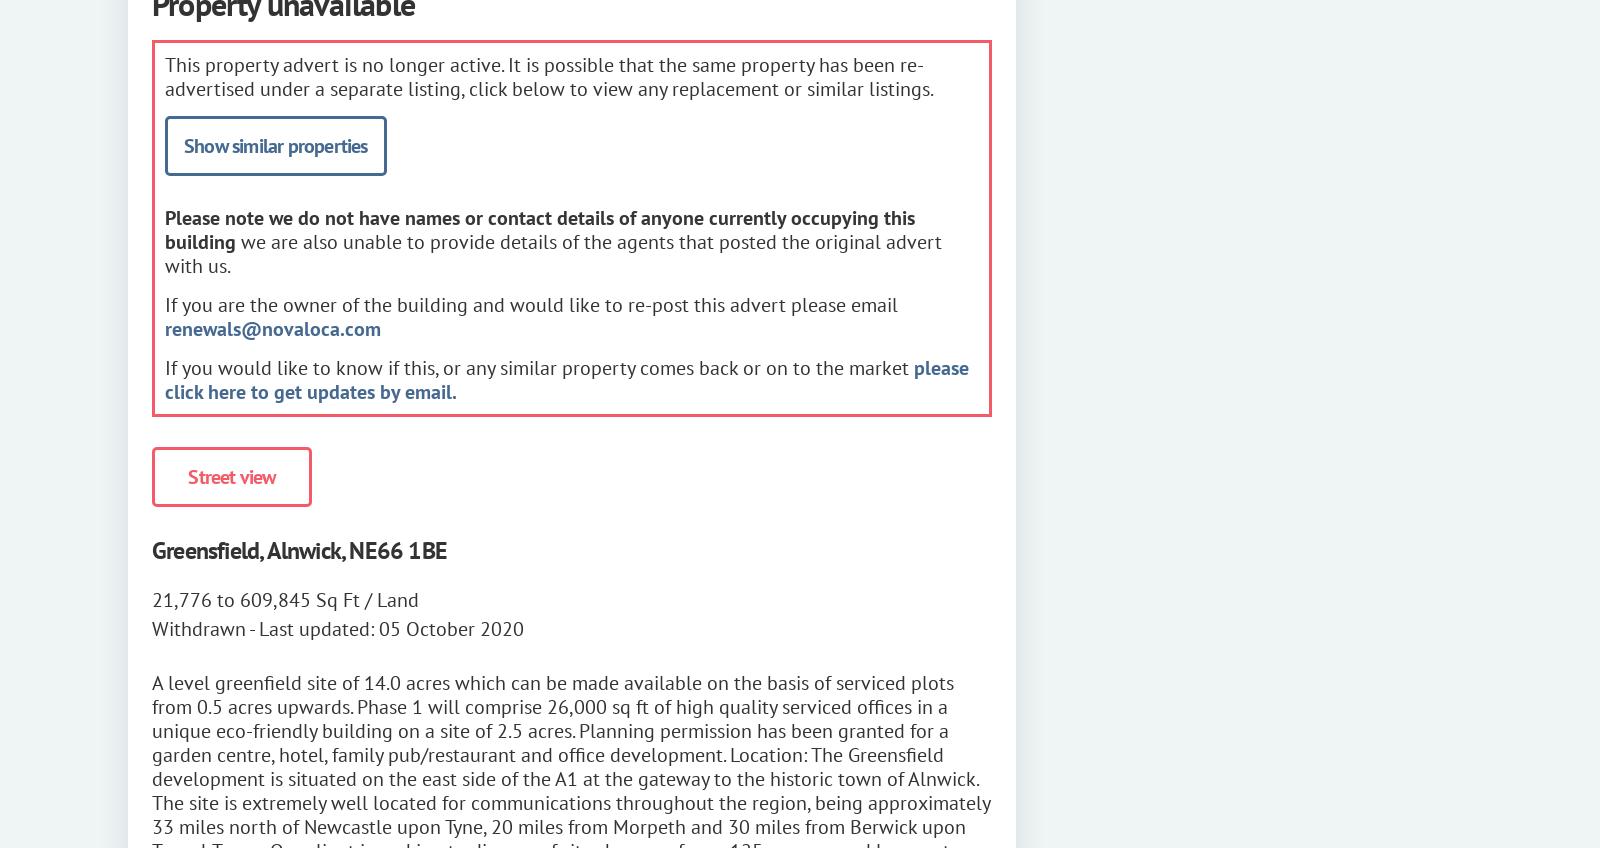 Image resolution: width=1600 pixels, height=848 pixels. Describe the element at coordinates (312, 628) in the screenshot. I see `'- Last updated:'` at that location.